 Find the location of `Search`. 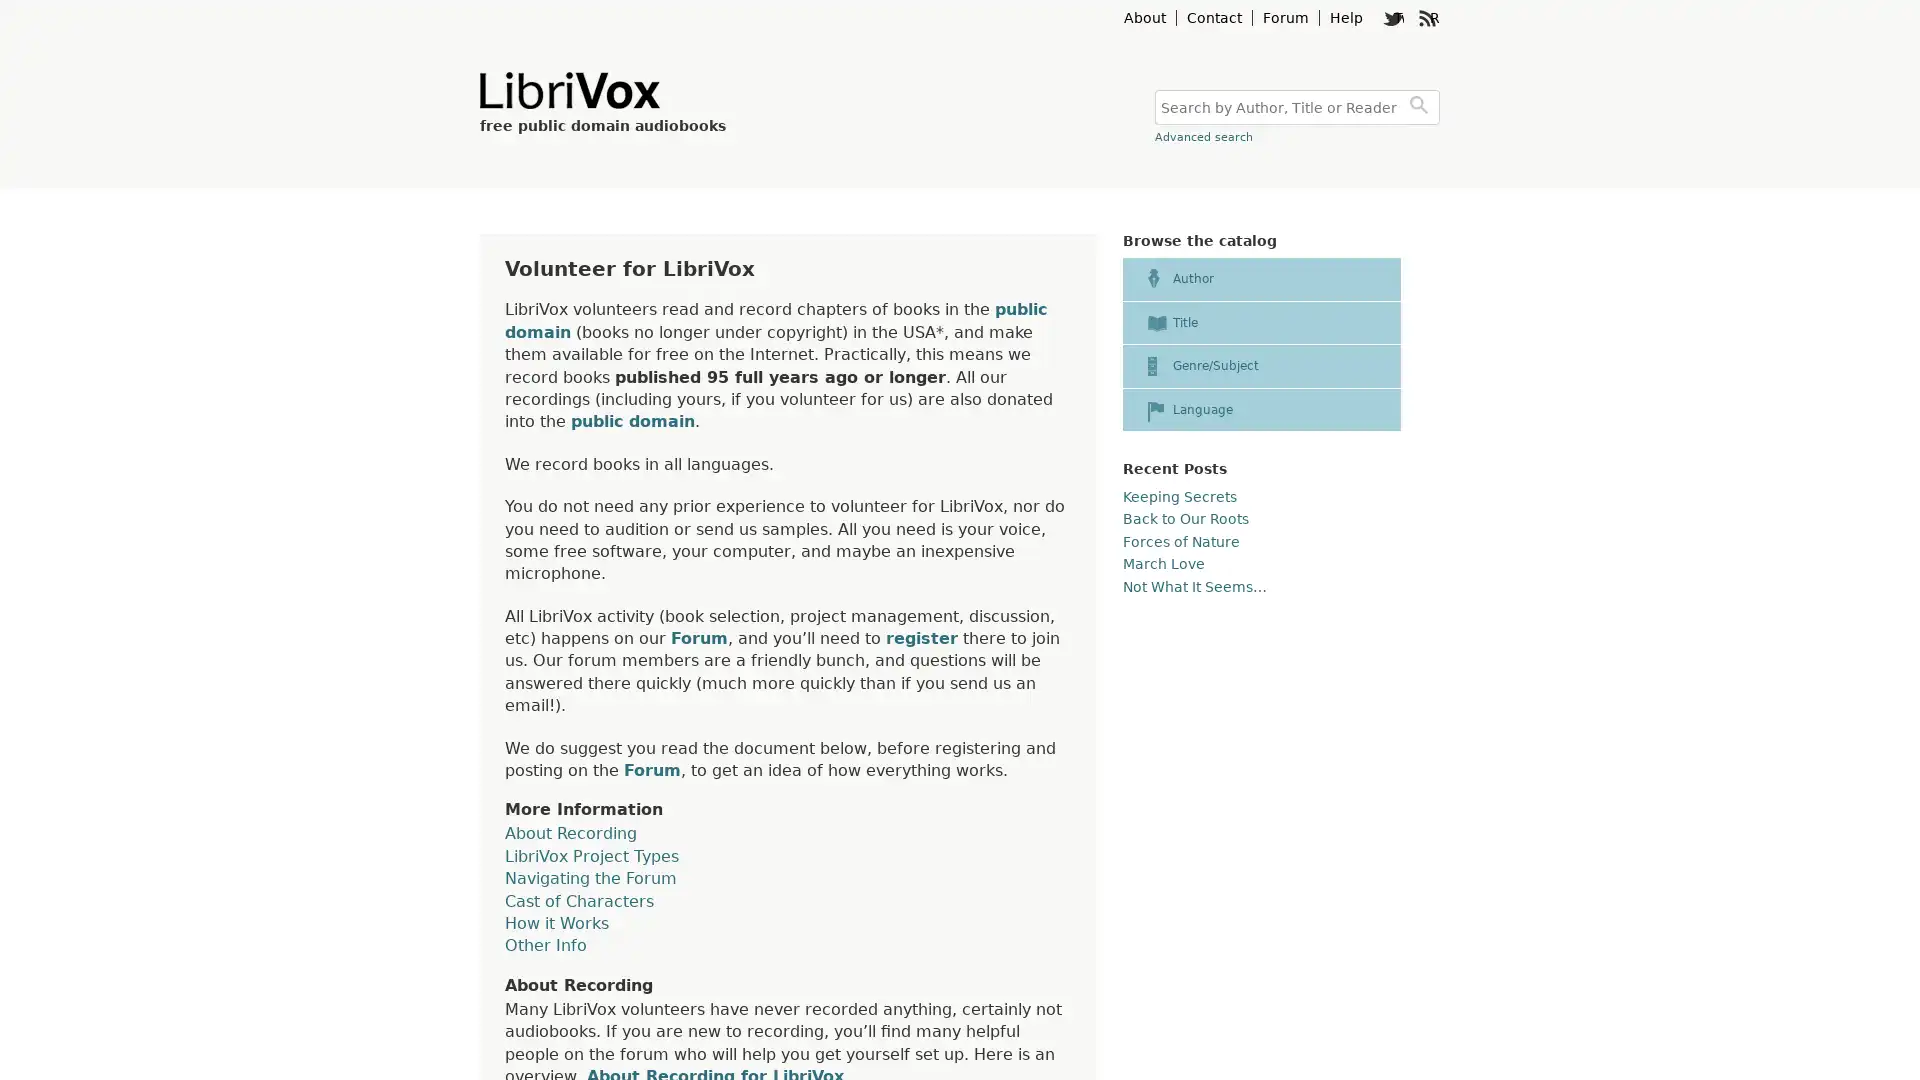

Search is located at coordinates (1421, 107).